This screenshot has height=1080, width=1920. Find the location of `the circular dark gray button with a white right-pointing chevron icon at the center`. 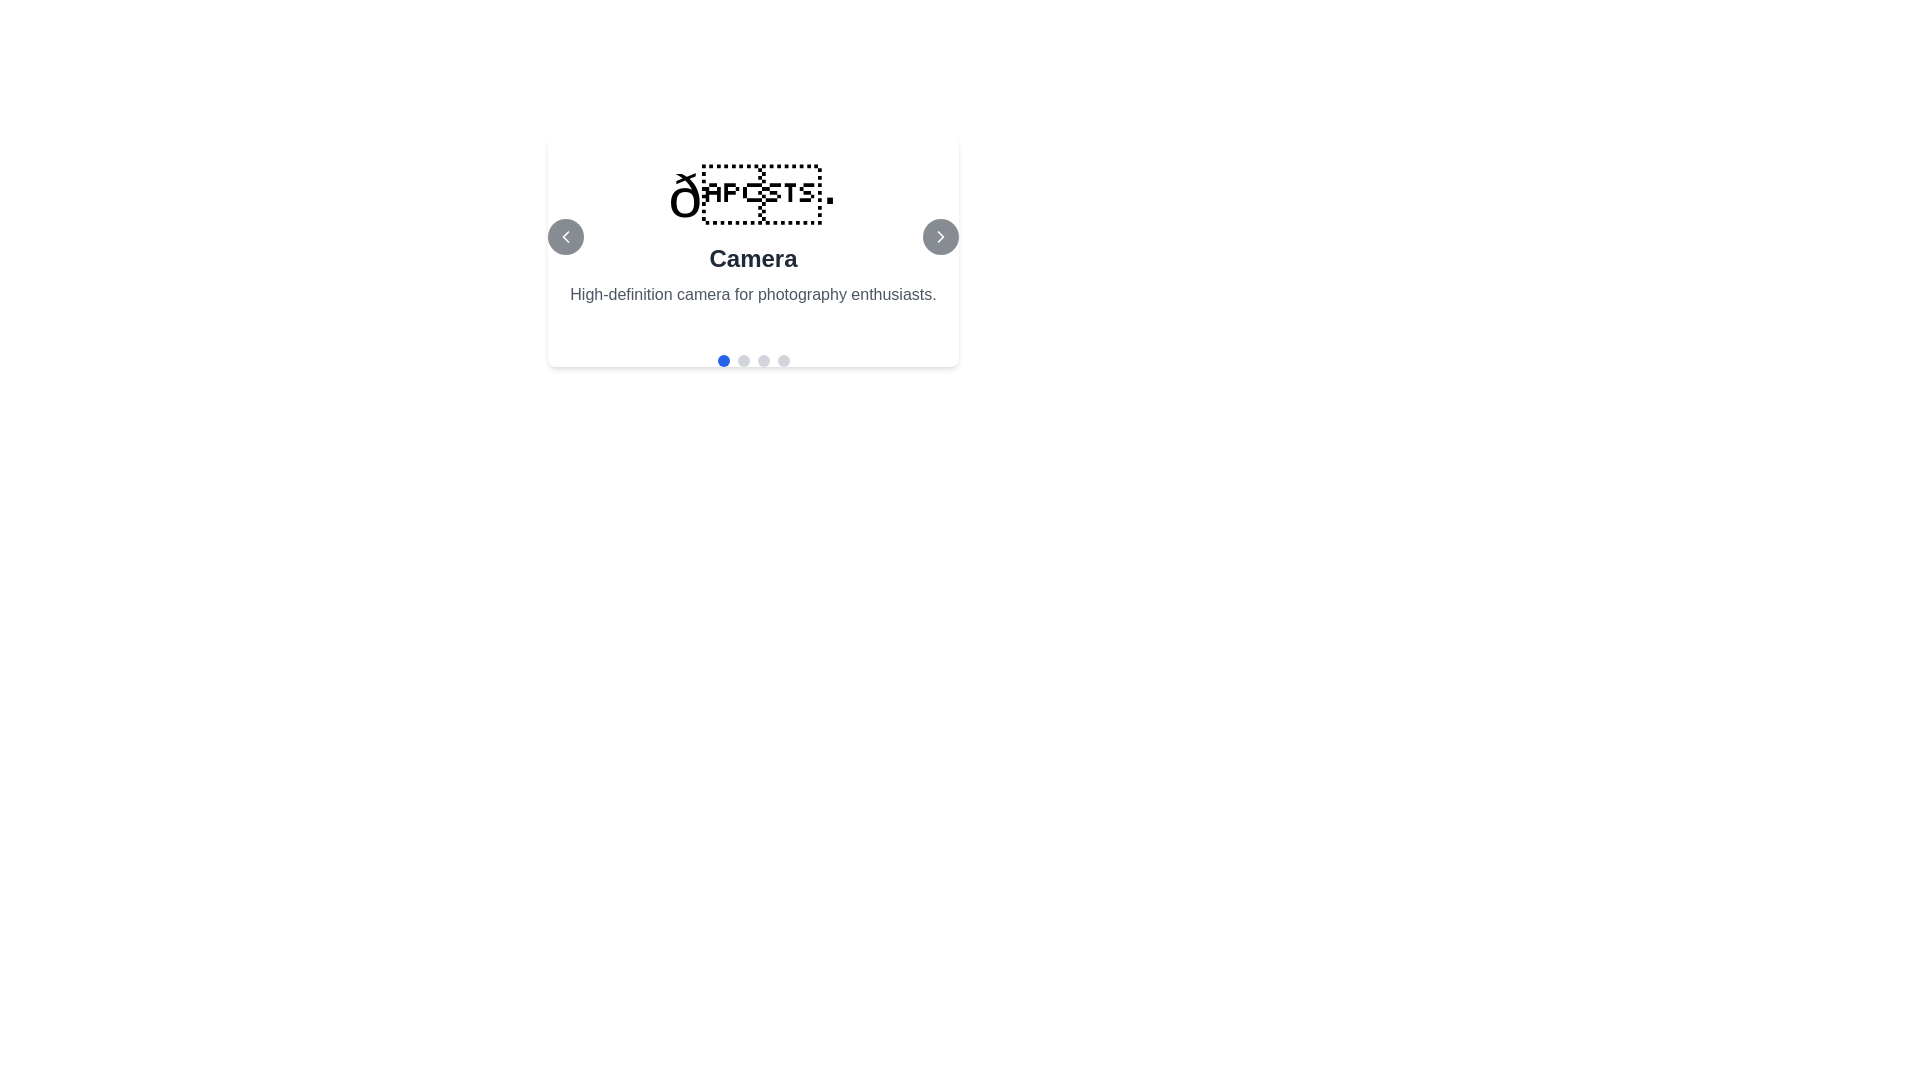

the circular dark gray button with a white right-pointing chevron icon at the center is located at coordinates (939, 235).